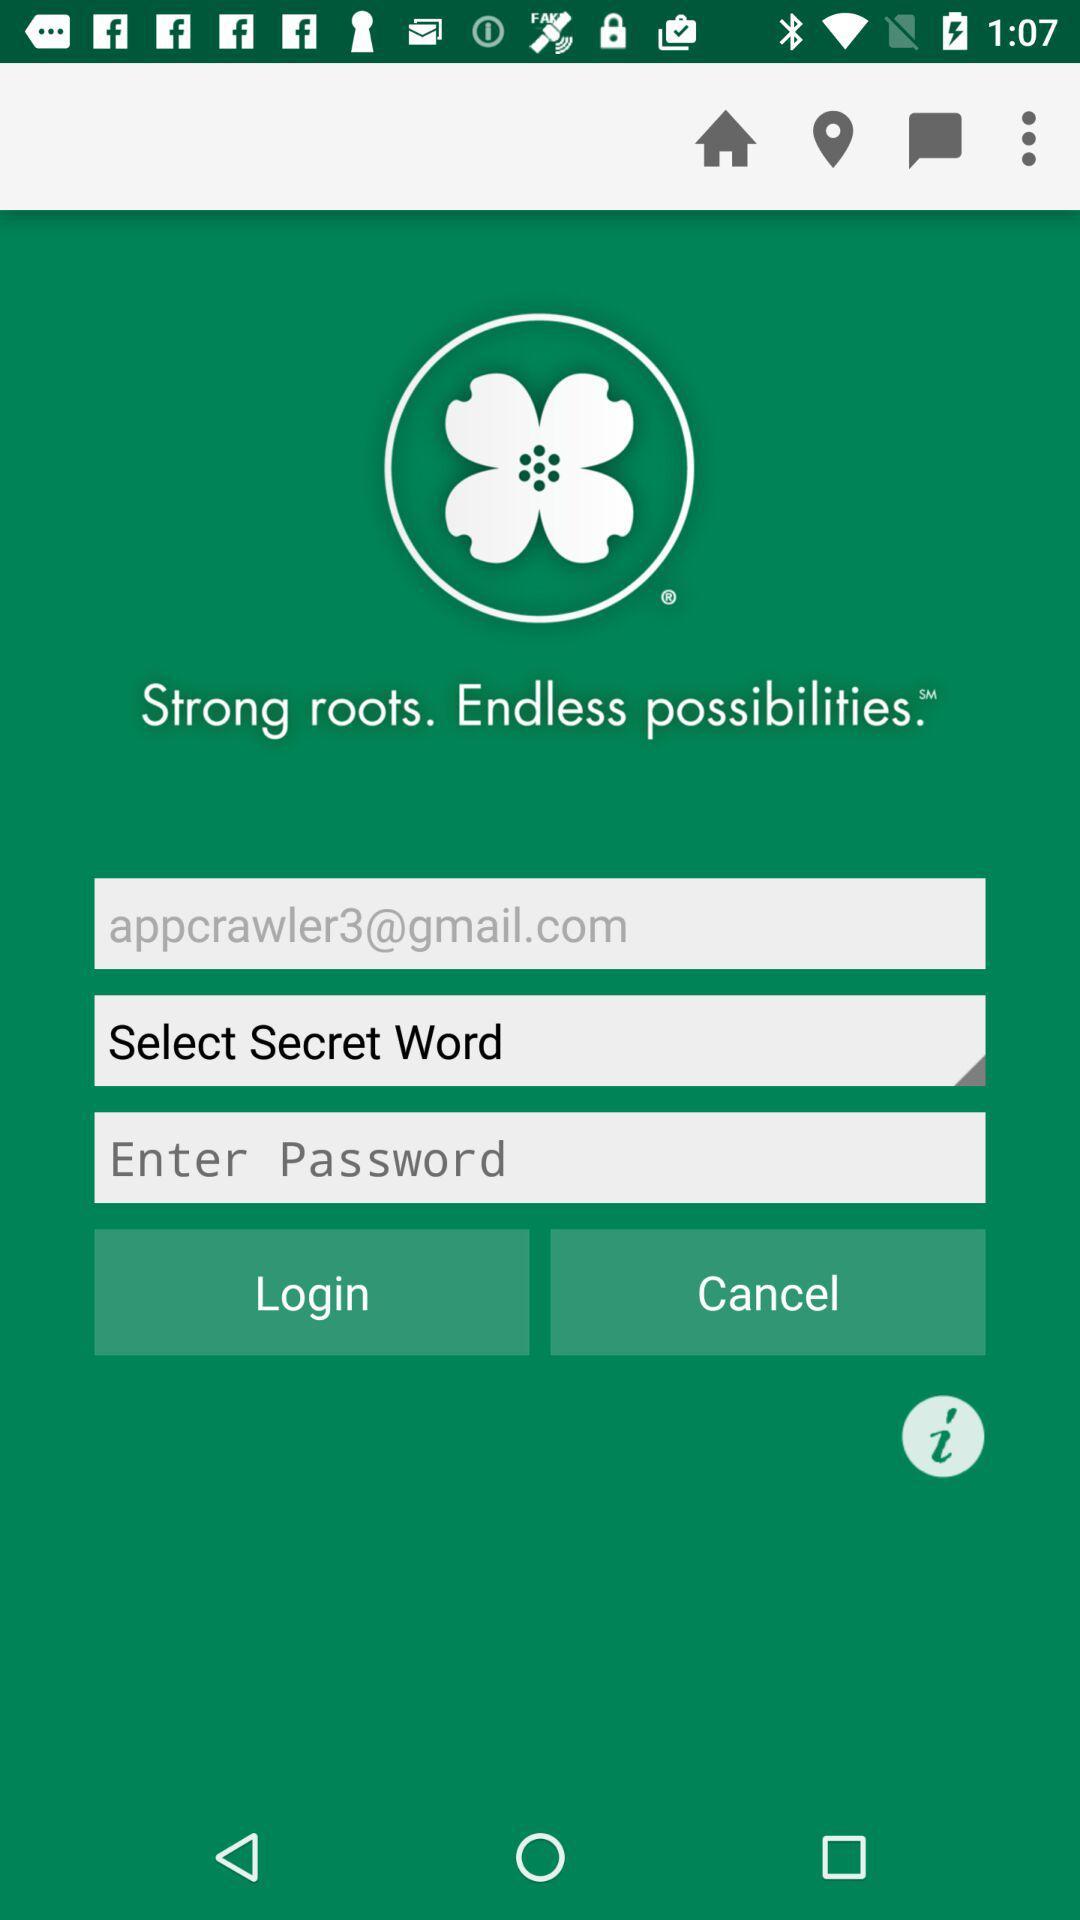 Image resolution: width=1080 pixels, height=1920 pixels. I want to click on icon to the left of cancel icon, so click(312, 1292).